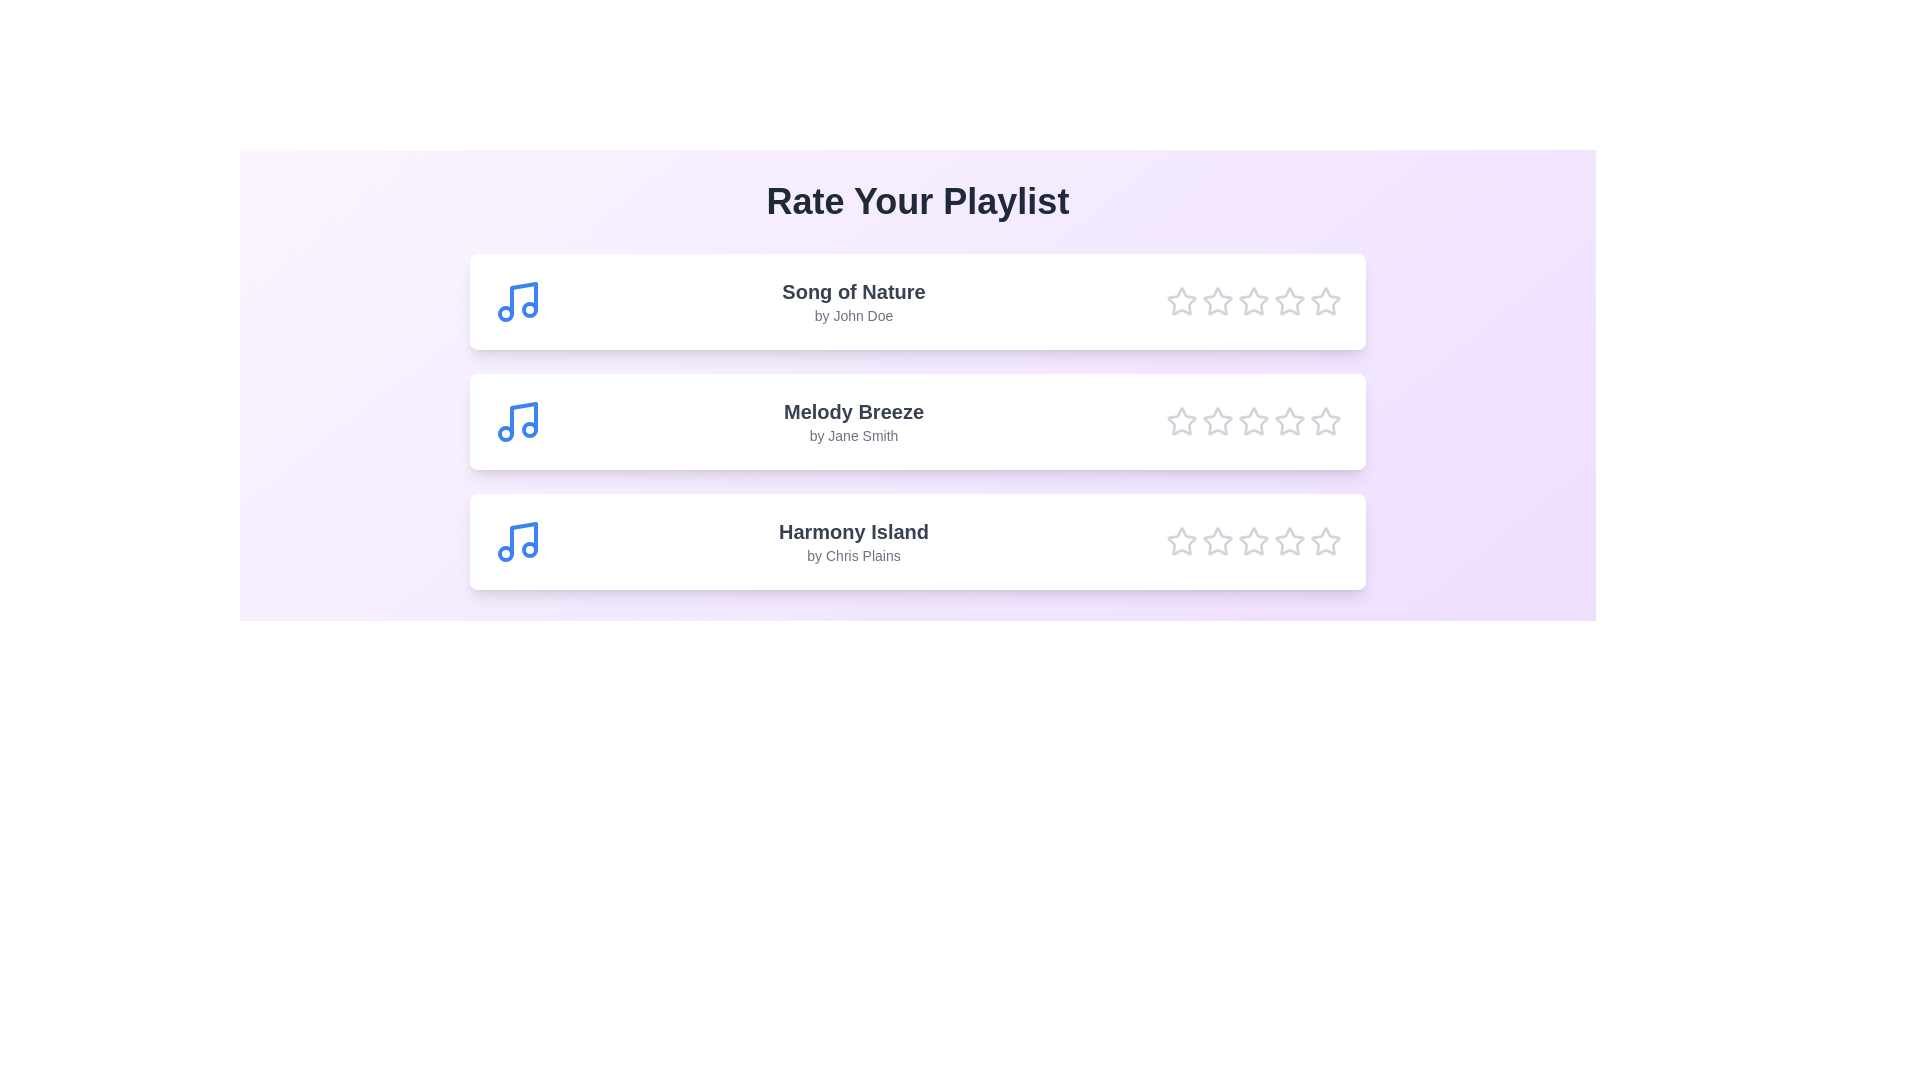  Describe the element at coordinates (1325, 301) in the screenshot. I see `the star corresponding to 5 for the song Song of Nature` at that location.